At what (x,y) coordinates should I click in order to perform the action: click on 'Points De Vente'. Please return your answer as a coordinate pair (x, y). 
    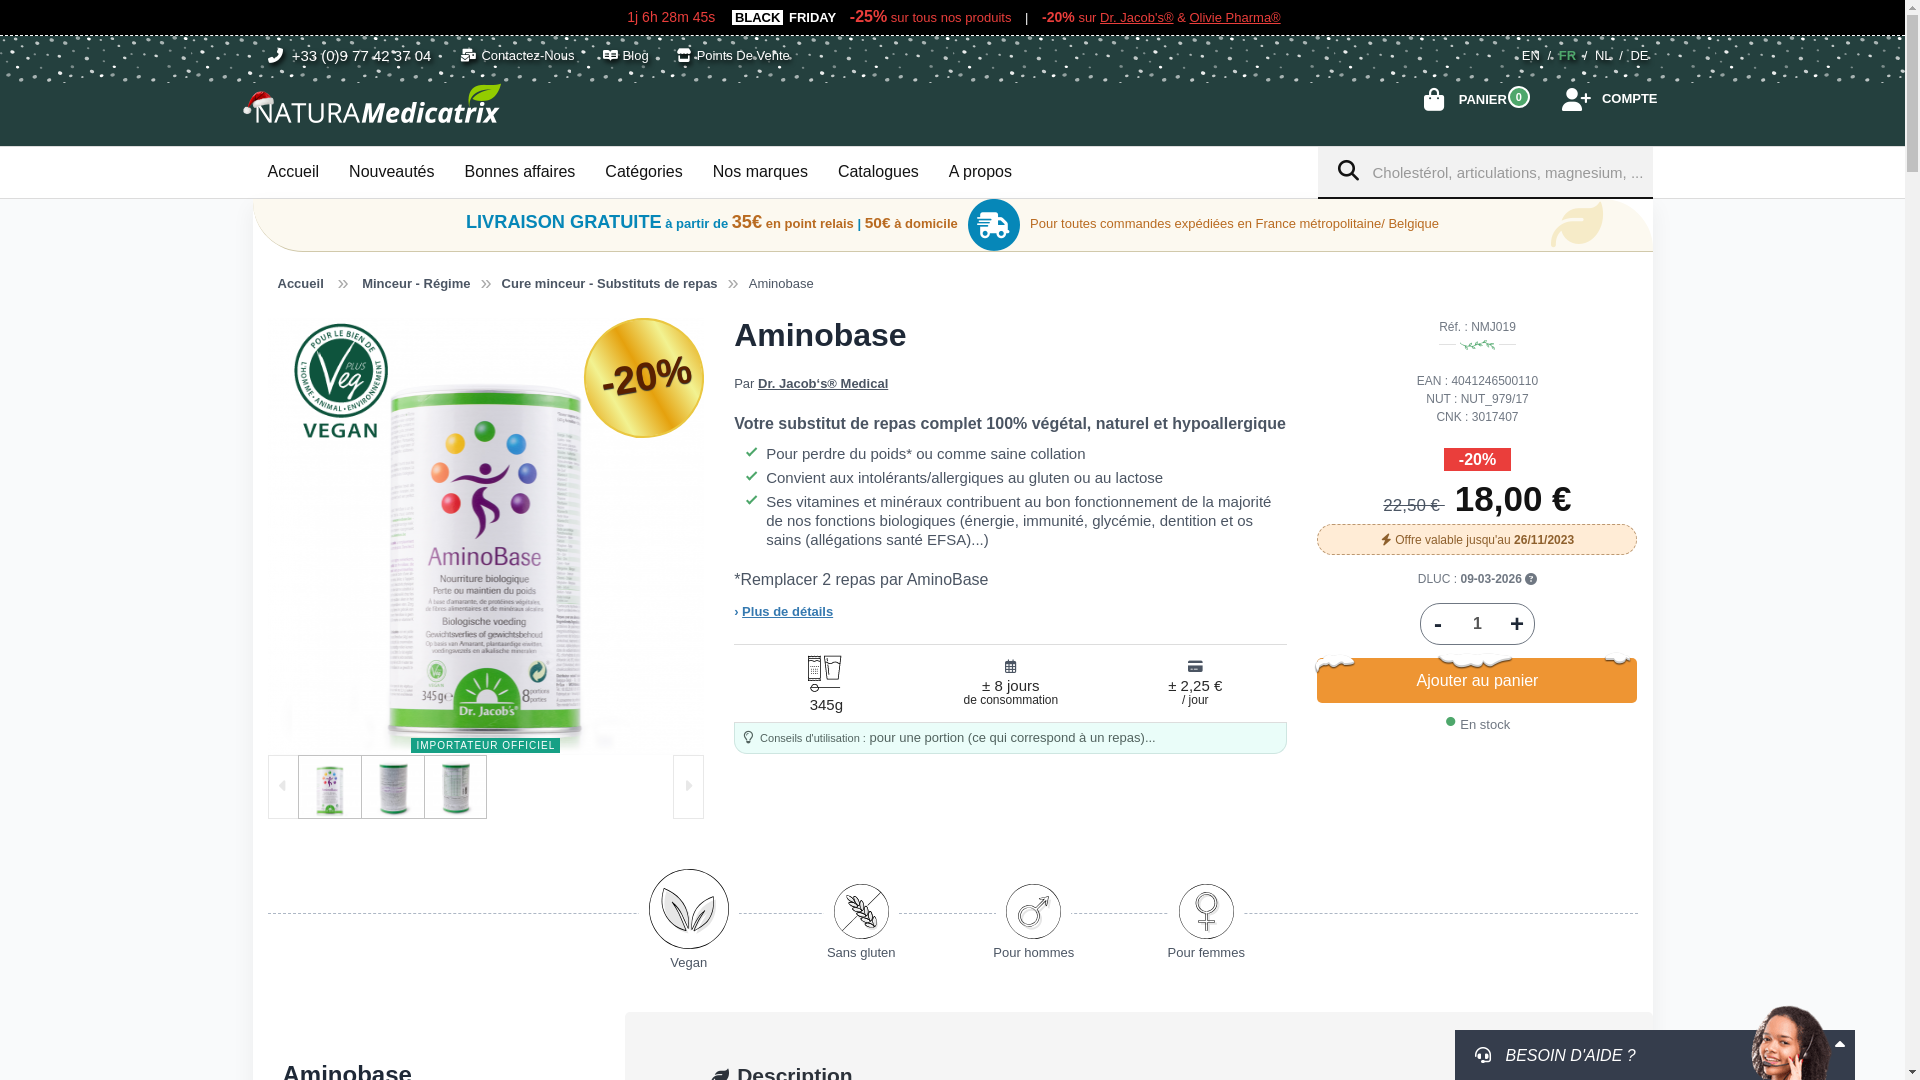
    Looking at the image, I should click on (732, 55).